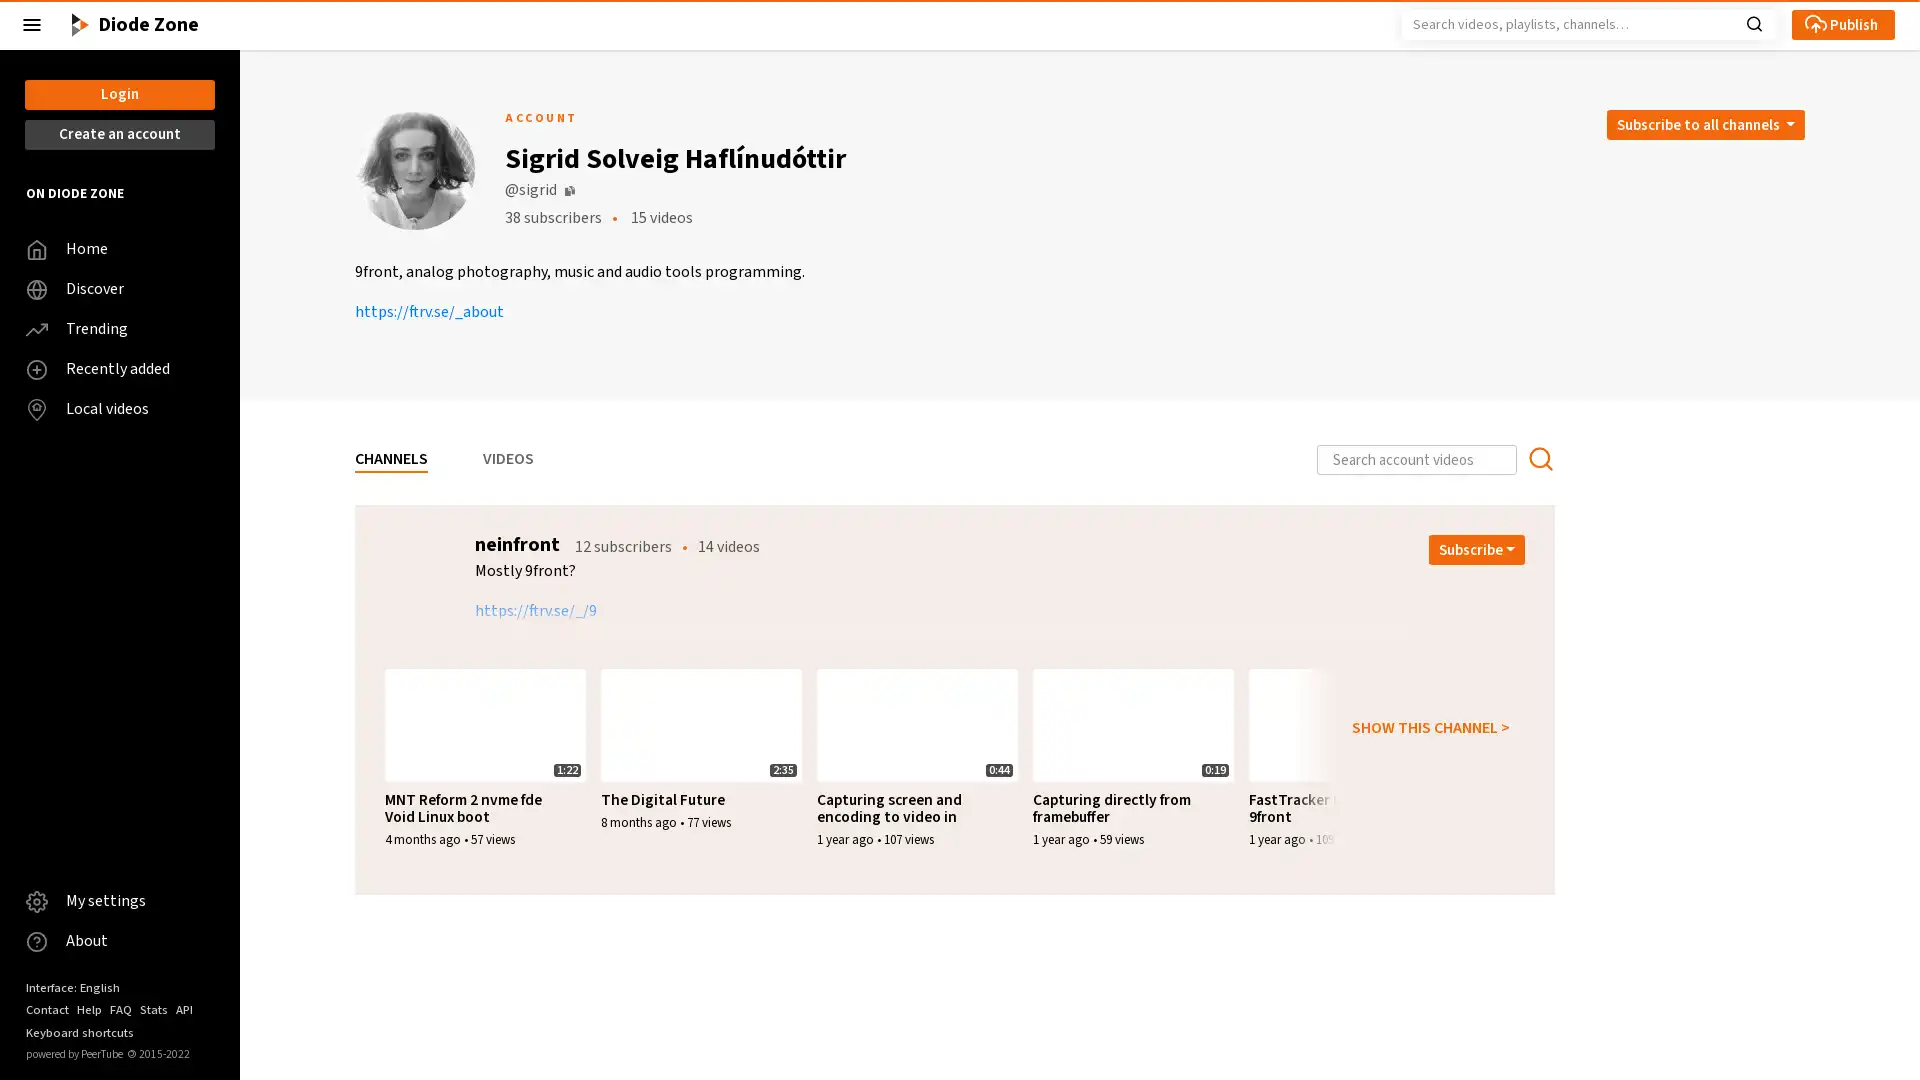 Image resolution: width=1920 pixels, height=1080 pixels. What do you see at coordinates (1477, 968) in the screenshot?
I see `Open subscription dropdown` at bounding box center [1477, 968].